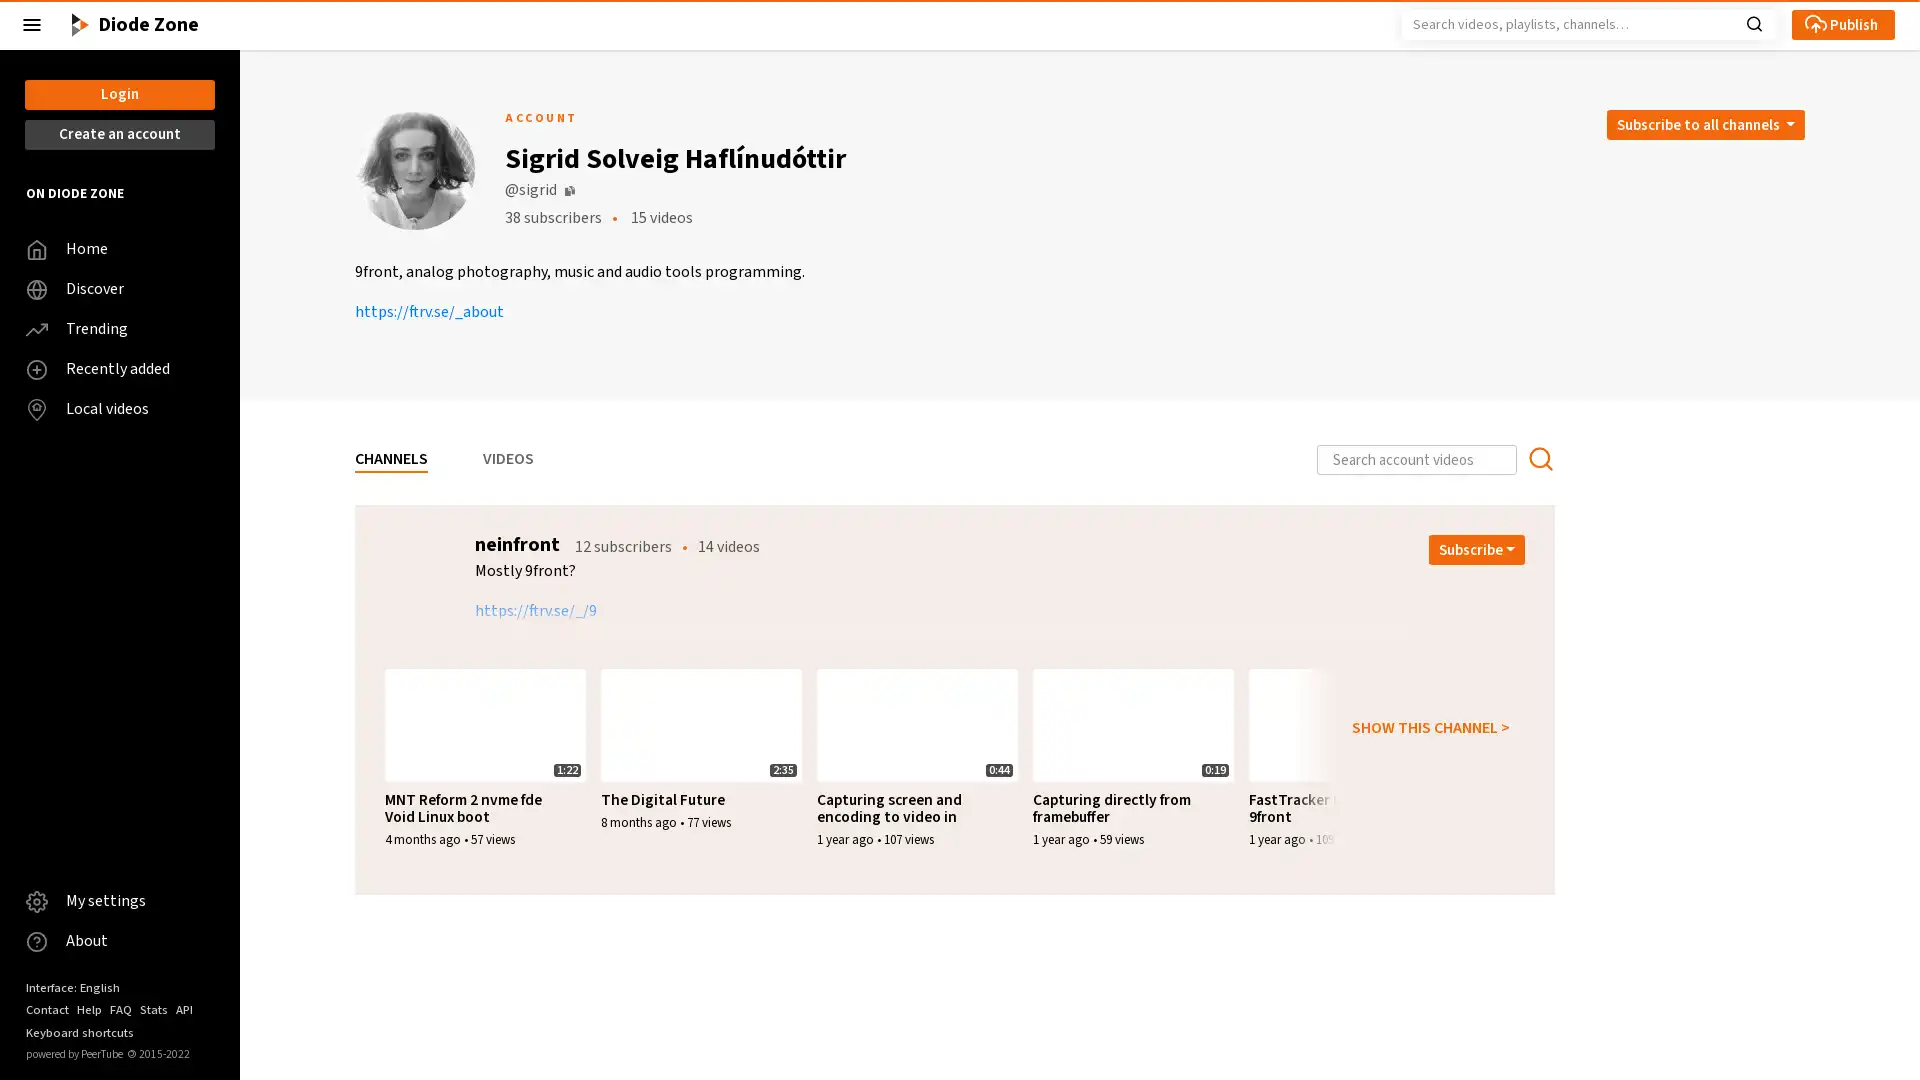 Image resolution: width=1920 pixels, height=1080 pixels. What do you see at coordinates (1477, 968) in the screenshot?
I see `Open subscription dropdown` at bounding box center [1477, 968].